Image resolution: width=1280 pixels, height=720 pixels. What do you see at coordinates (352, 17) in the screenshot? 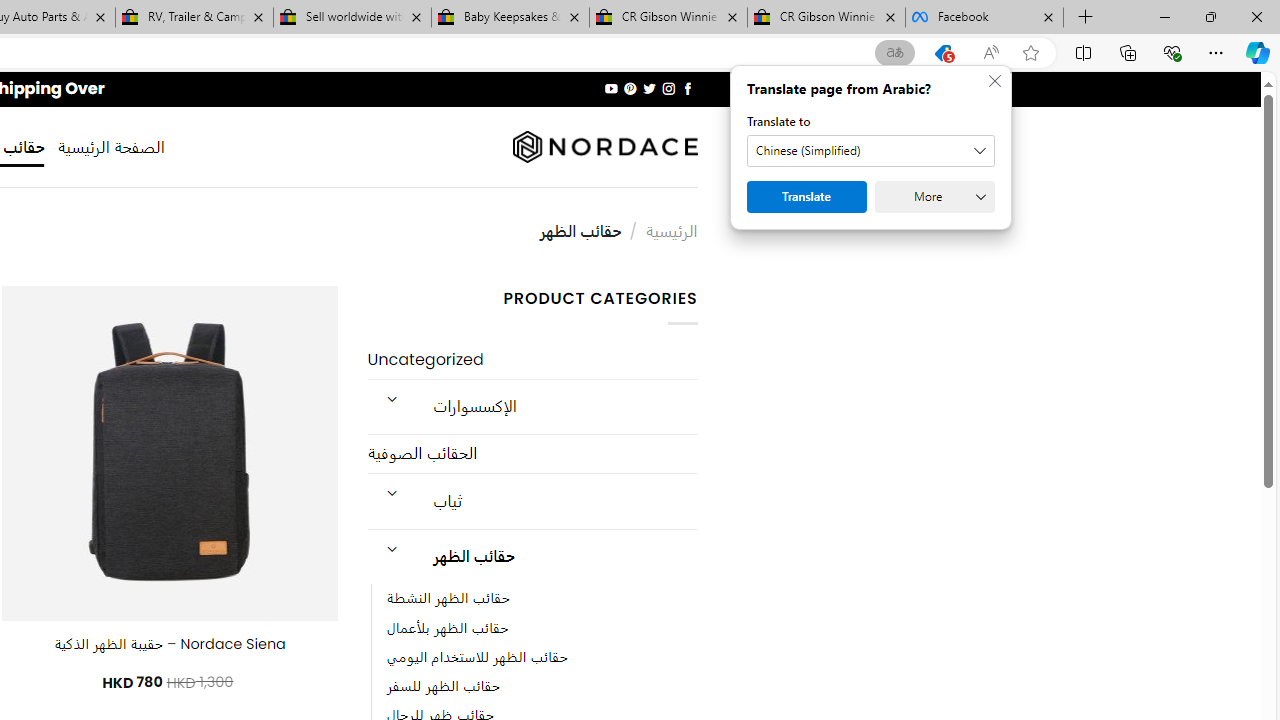
I see `'Sell worldwide with eBay'` at bounding box center [352, 17].